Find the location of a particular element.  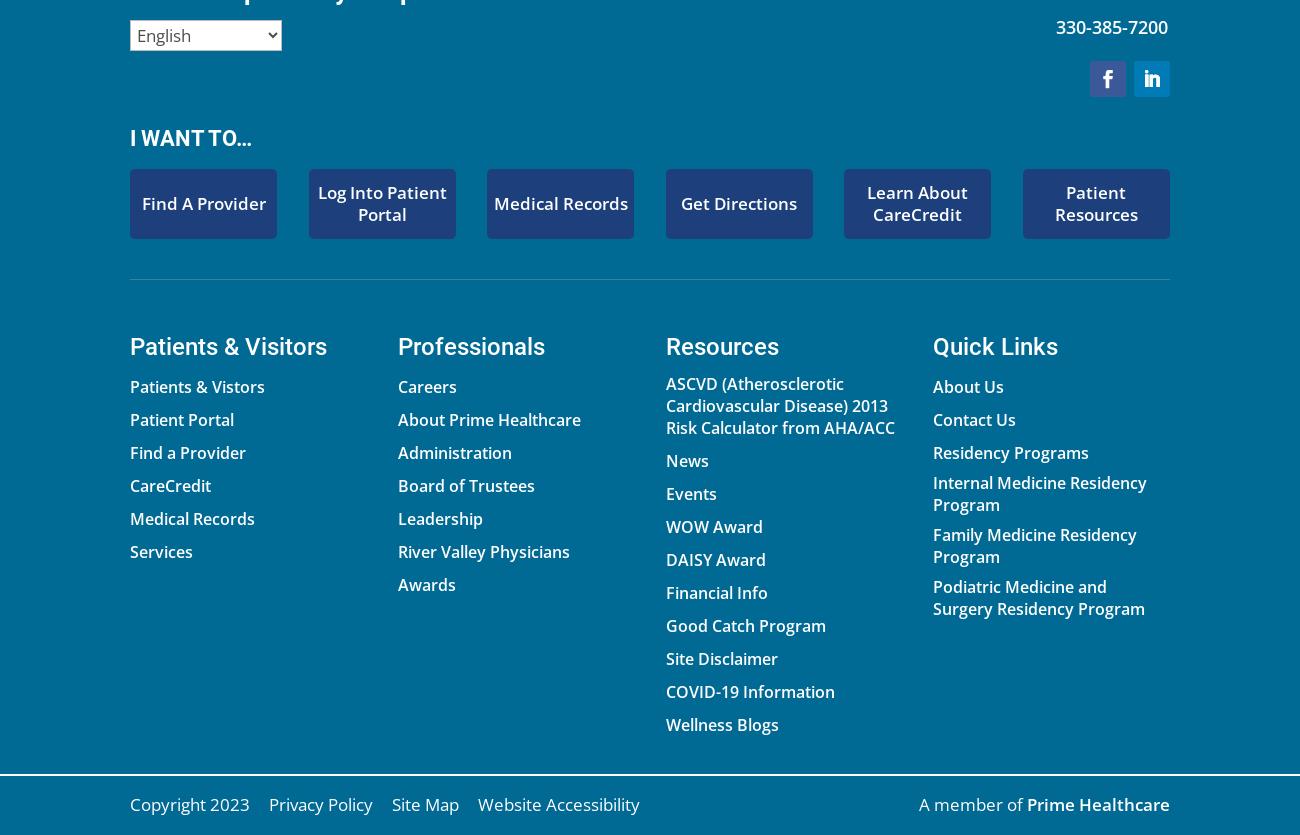

'Events' is located at coordinates (689, 492).